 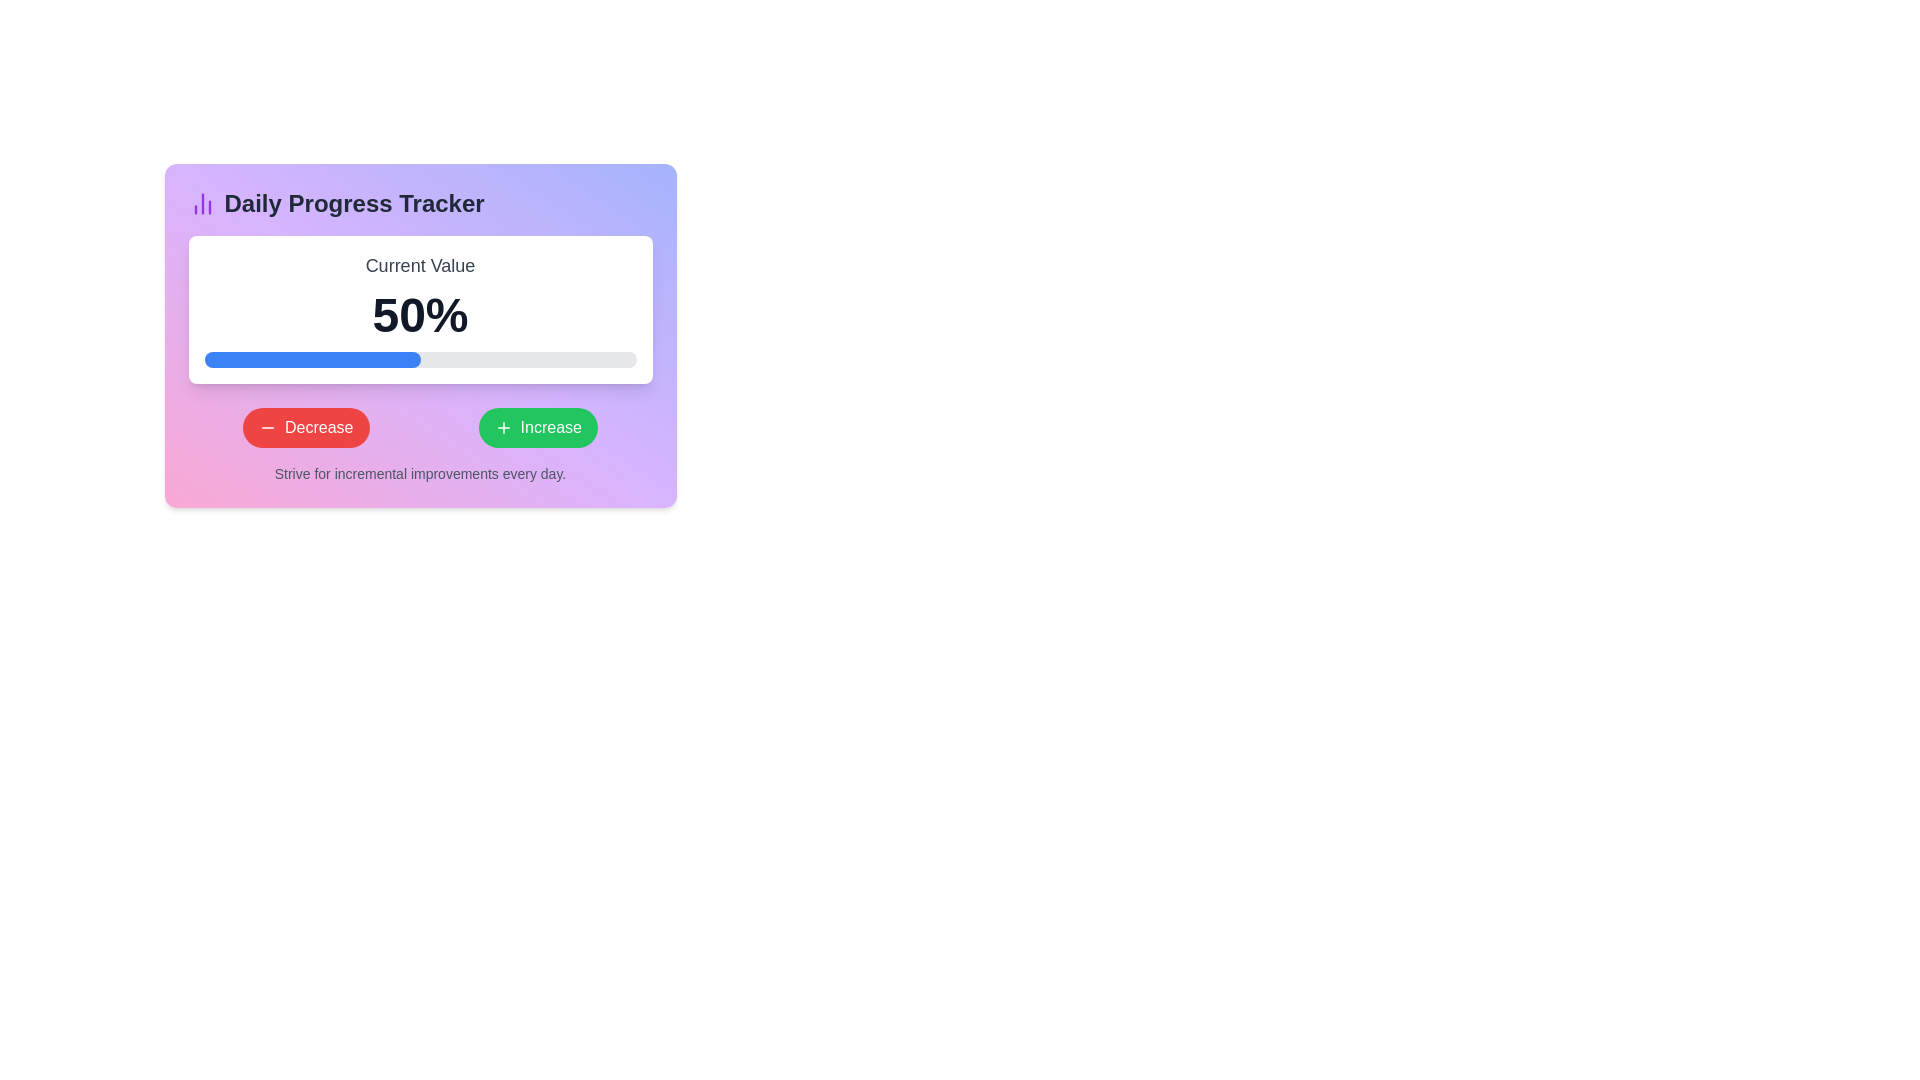 What do you see at coordinates (311, 358) in the screenshot?
I see `blue progress indicator that is located within a gray background bar, which visually represents 50% progress` at bounding box center [311, 358].